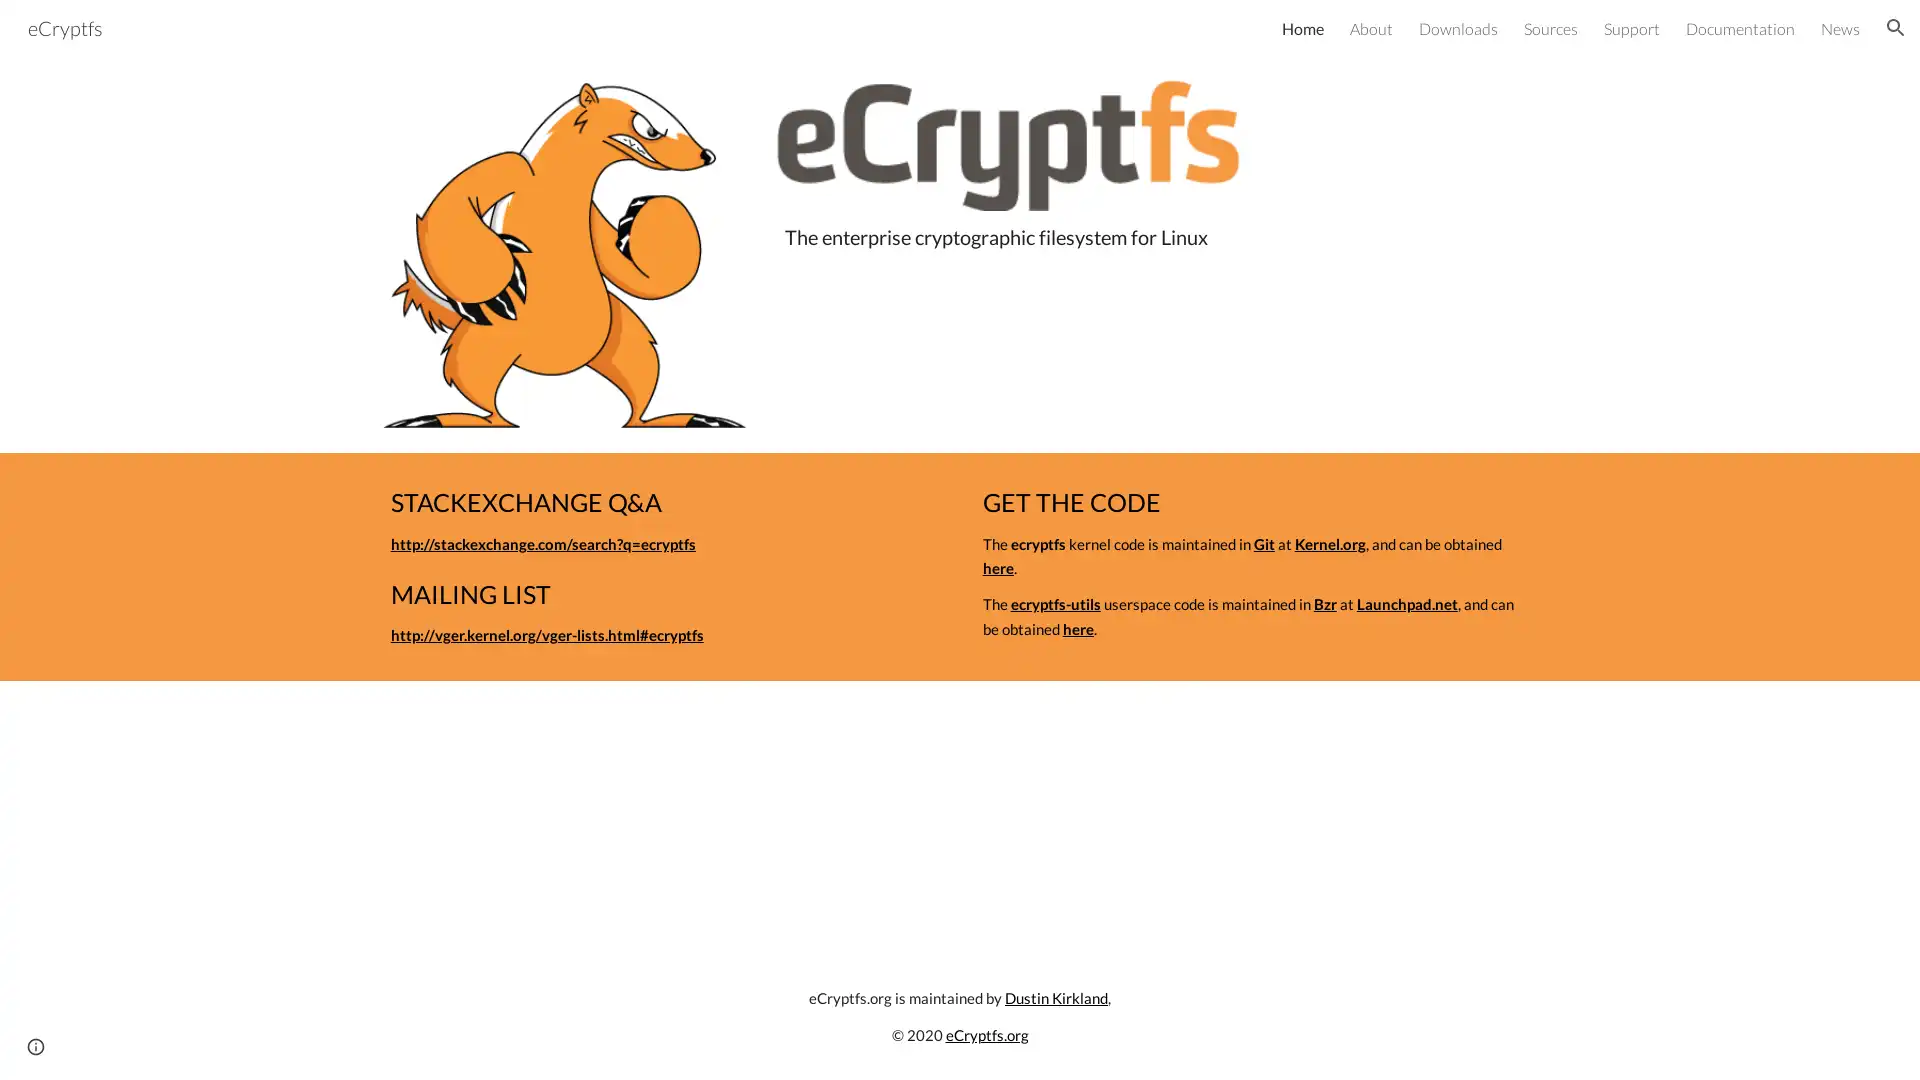  What do you see at coordinates (35, 1044) in the screenshot?
I see `Site actions` at bounding box center [35, 1044].